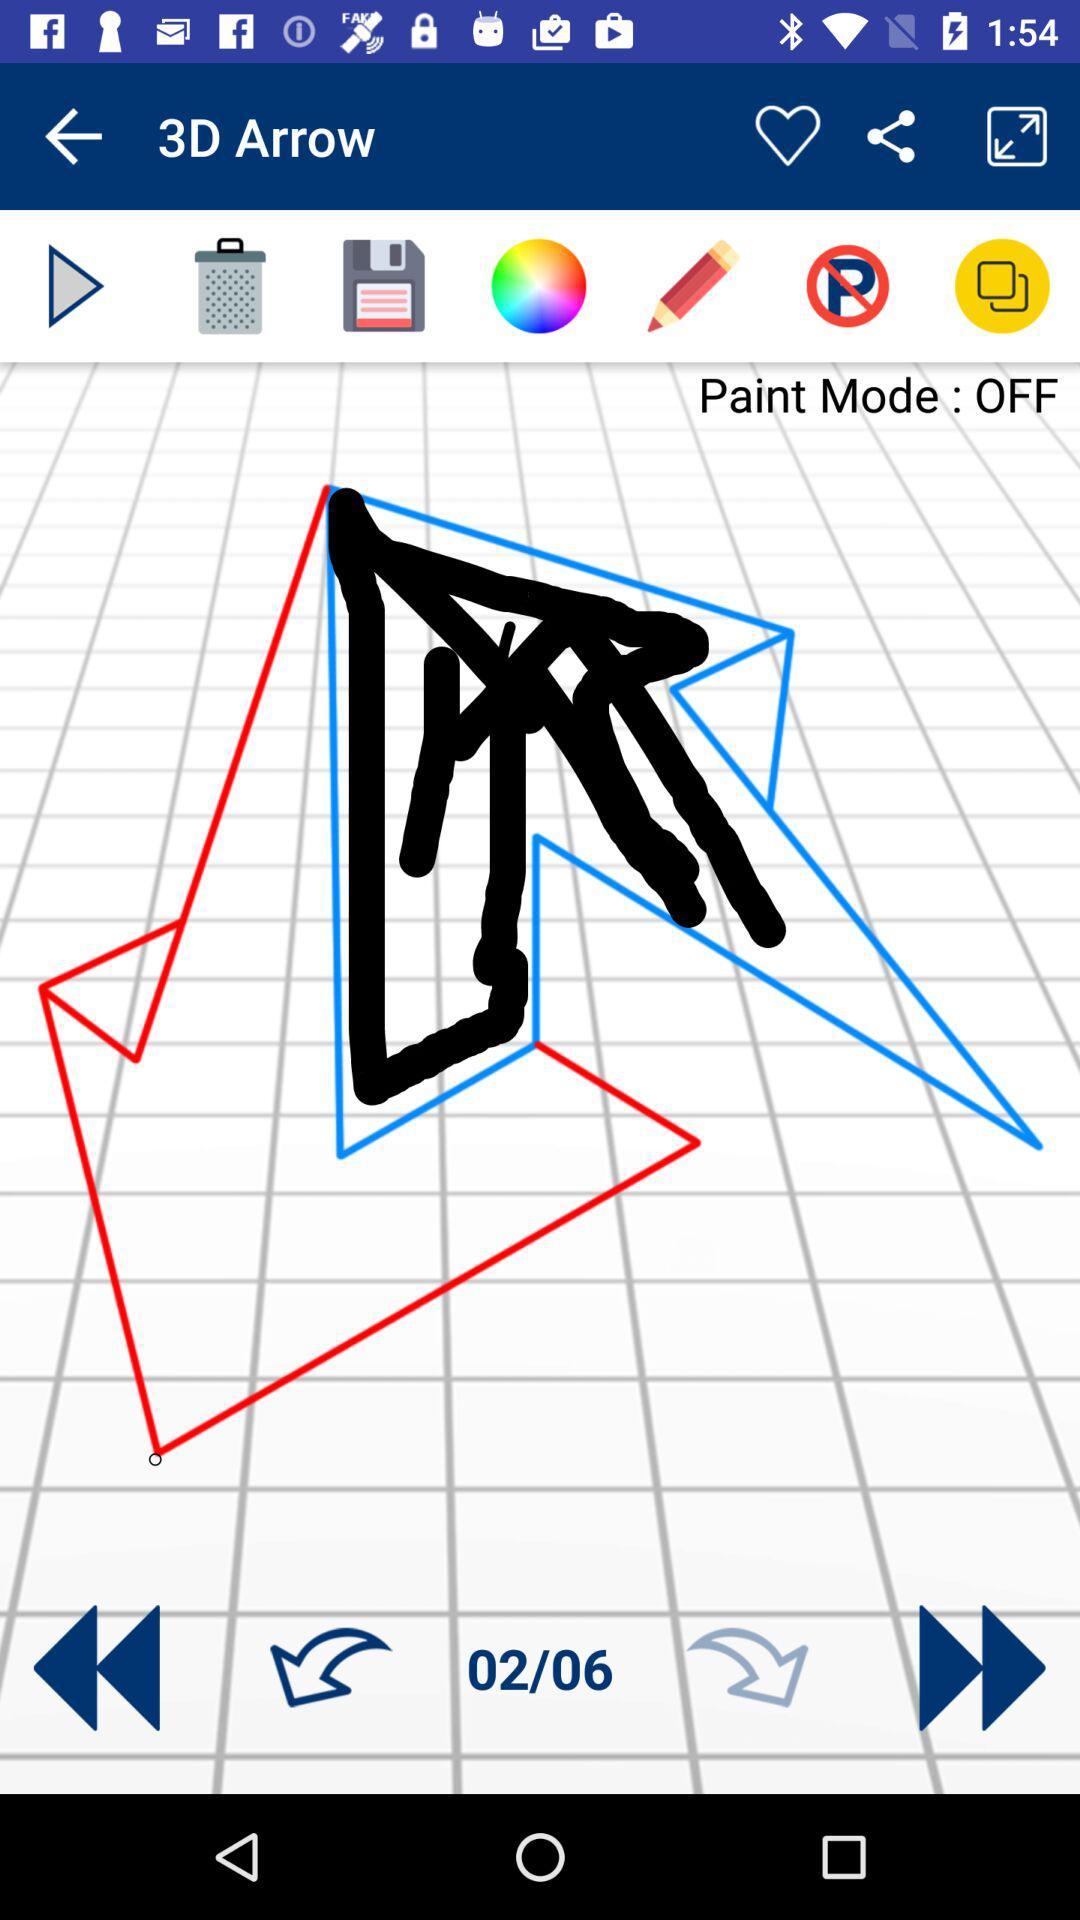 This screenshot has width=1080, height=1920. Describe the element at coordinates (747, 1668) in the screenshot. I see `the redo icon` at that location.